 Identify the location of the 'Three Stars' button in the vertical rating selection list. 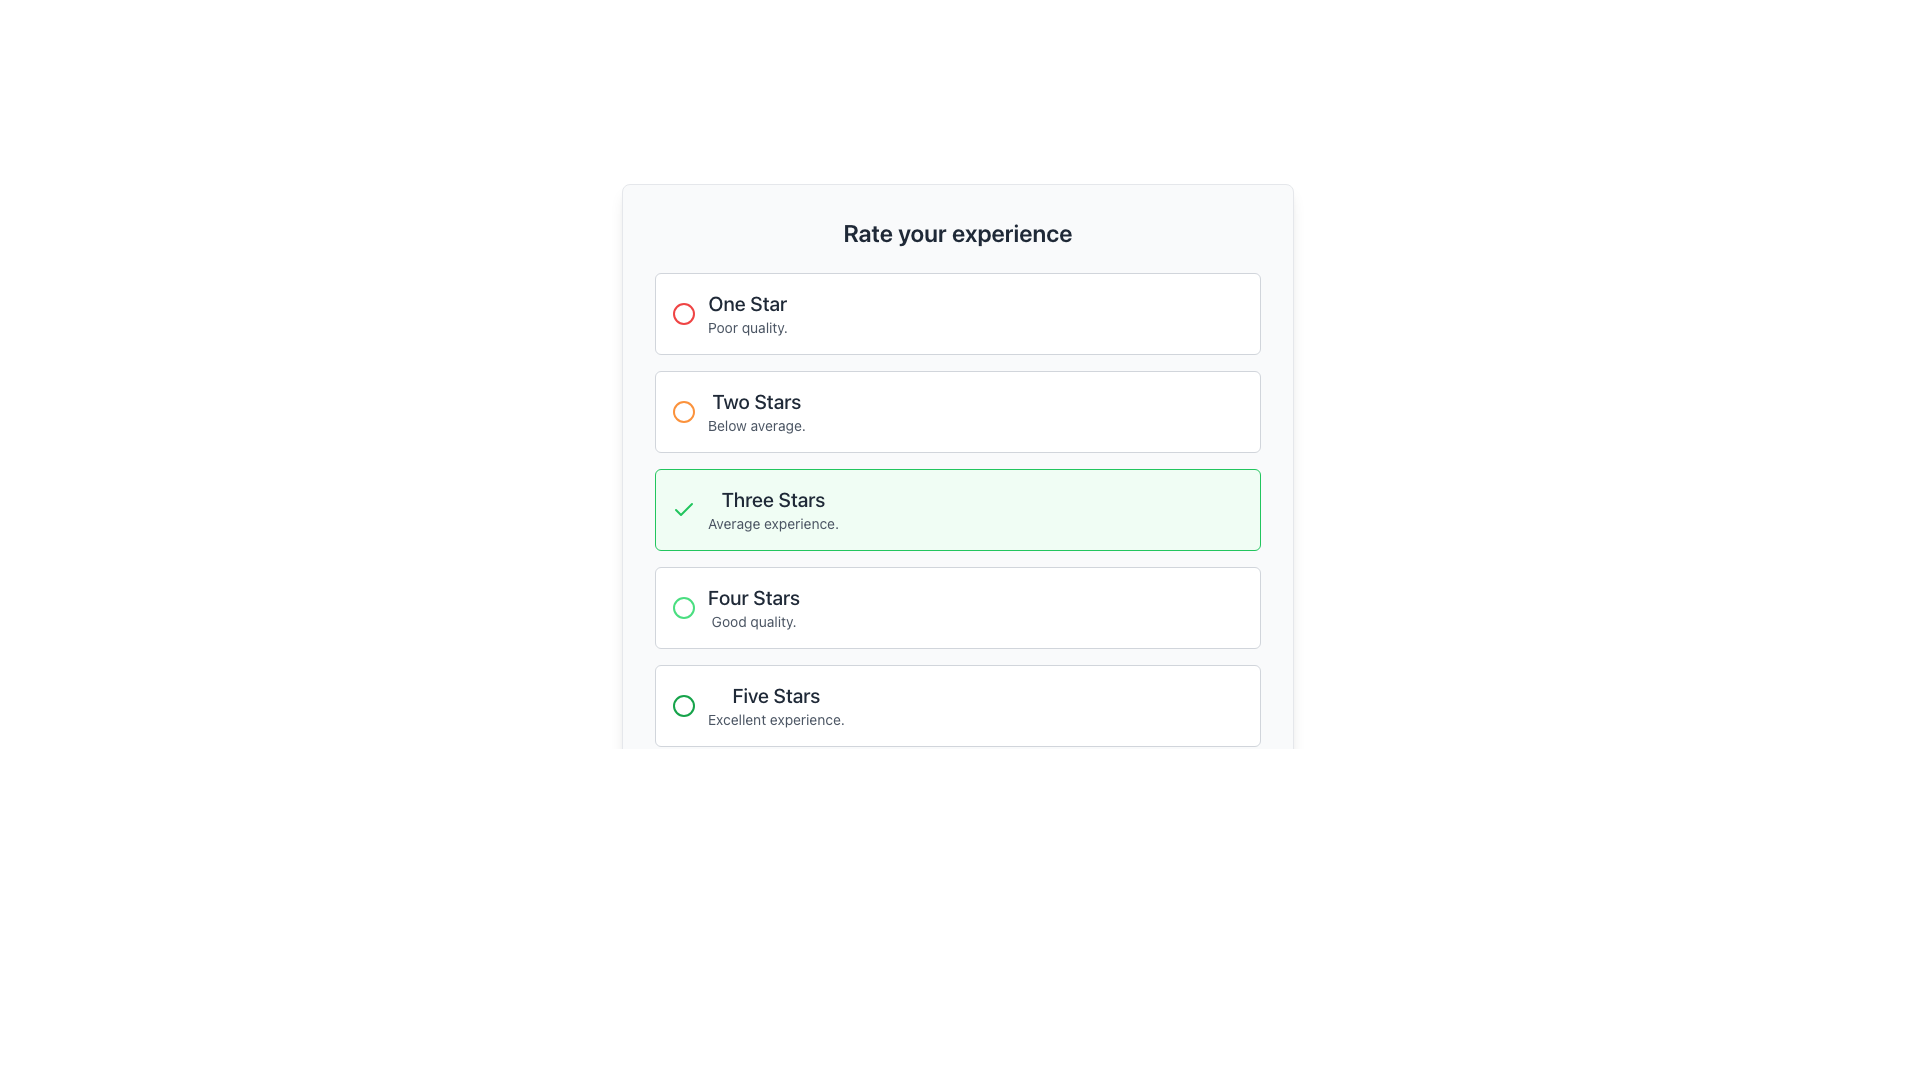
(957, 508).